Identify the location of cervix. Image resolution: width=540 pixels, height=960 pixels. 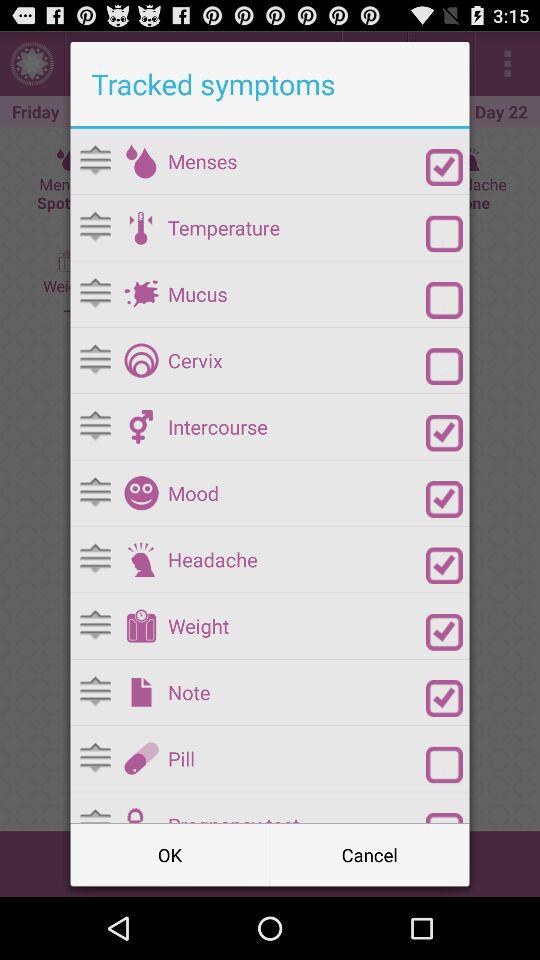
(140, 360).